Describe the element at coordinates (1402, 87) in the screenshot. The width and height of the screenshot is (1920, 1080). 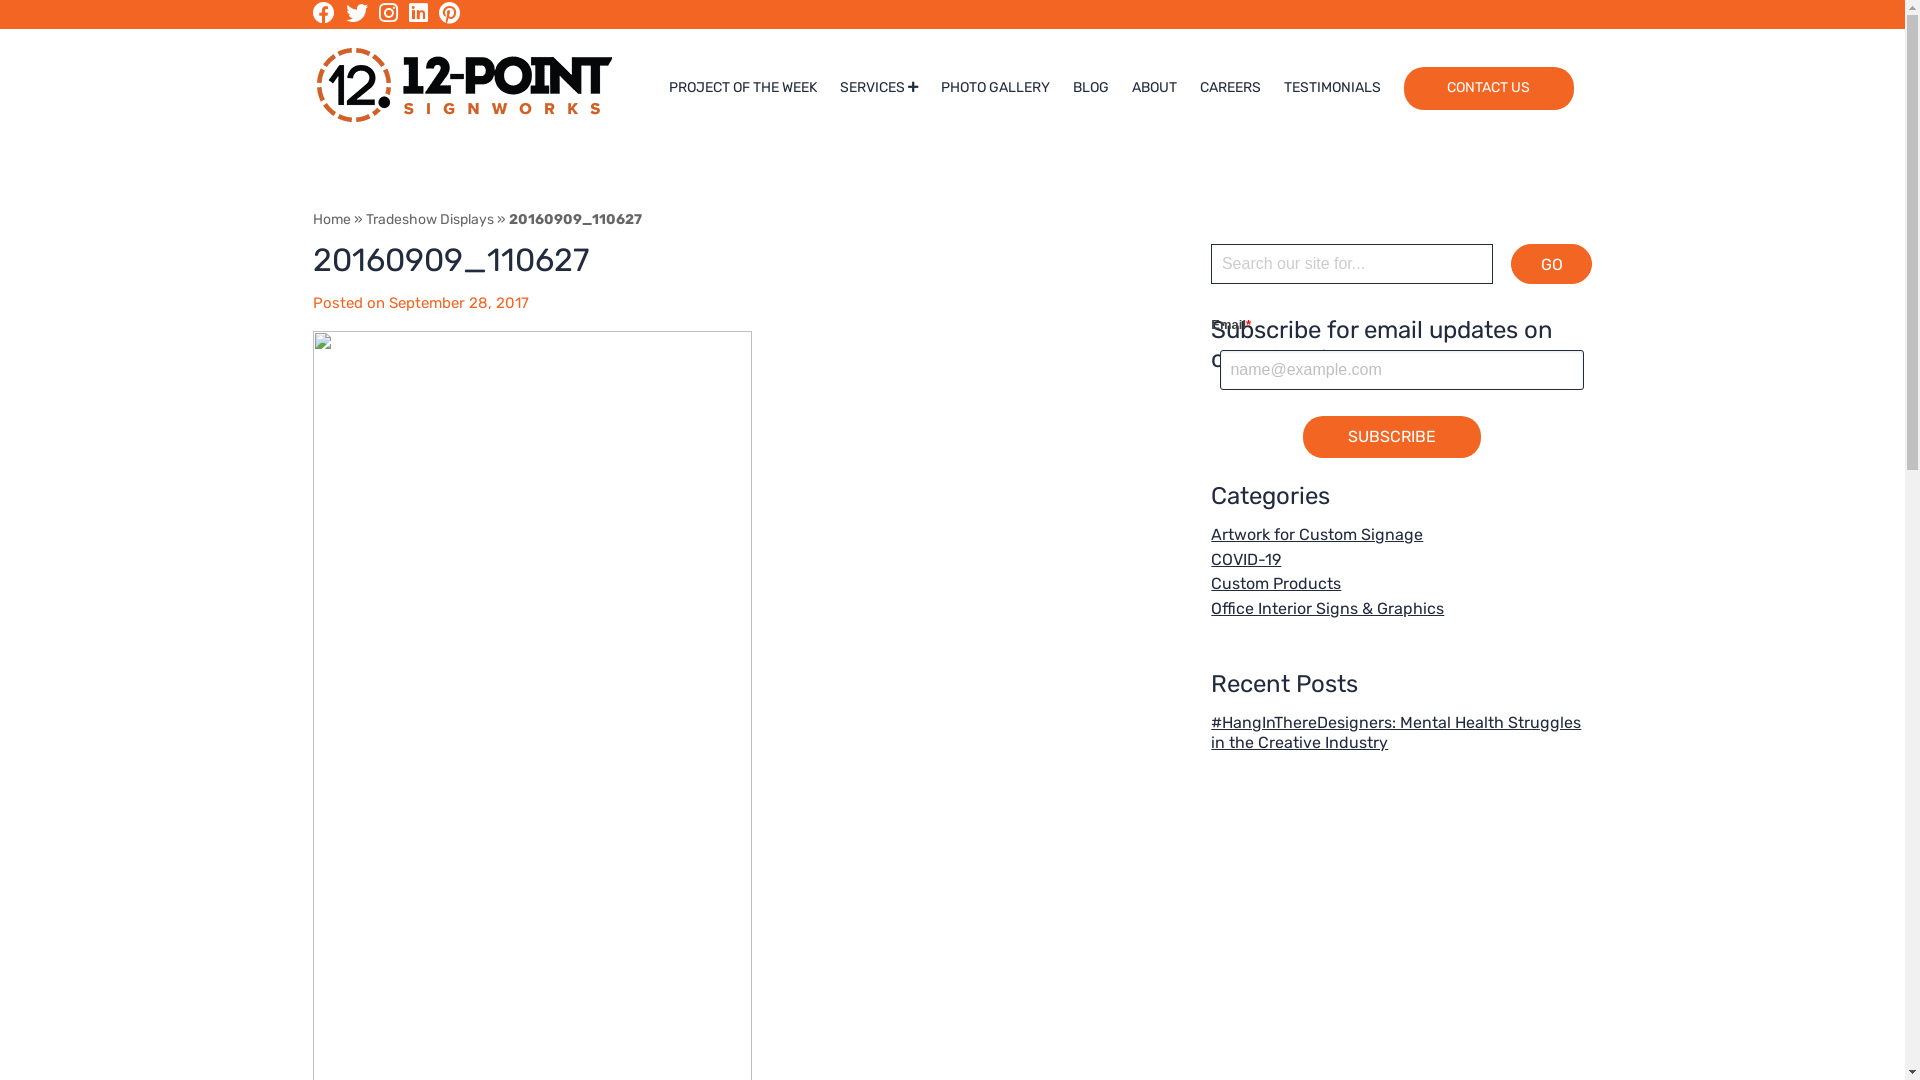
I see `'CONTACT US'` at that location.